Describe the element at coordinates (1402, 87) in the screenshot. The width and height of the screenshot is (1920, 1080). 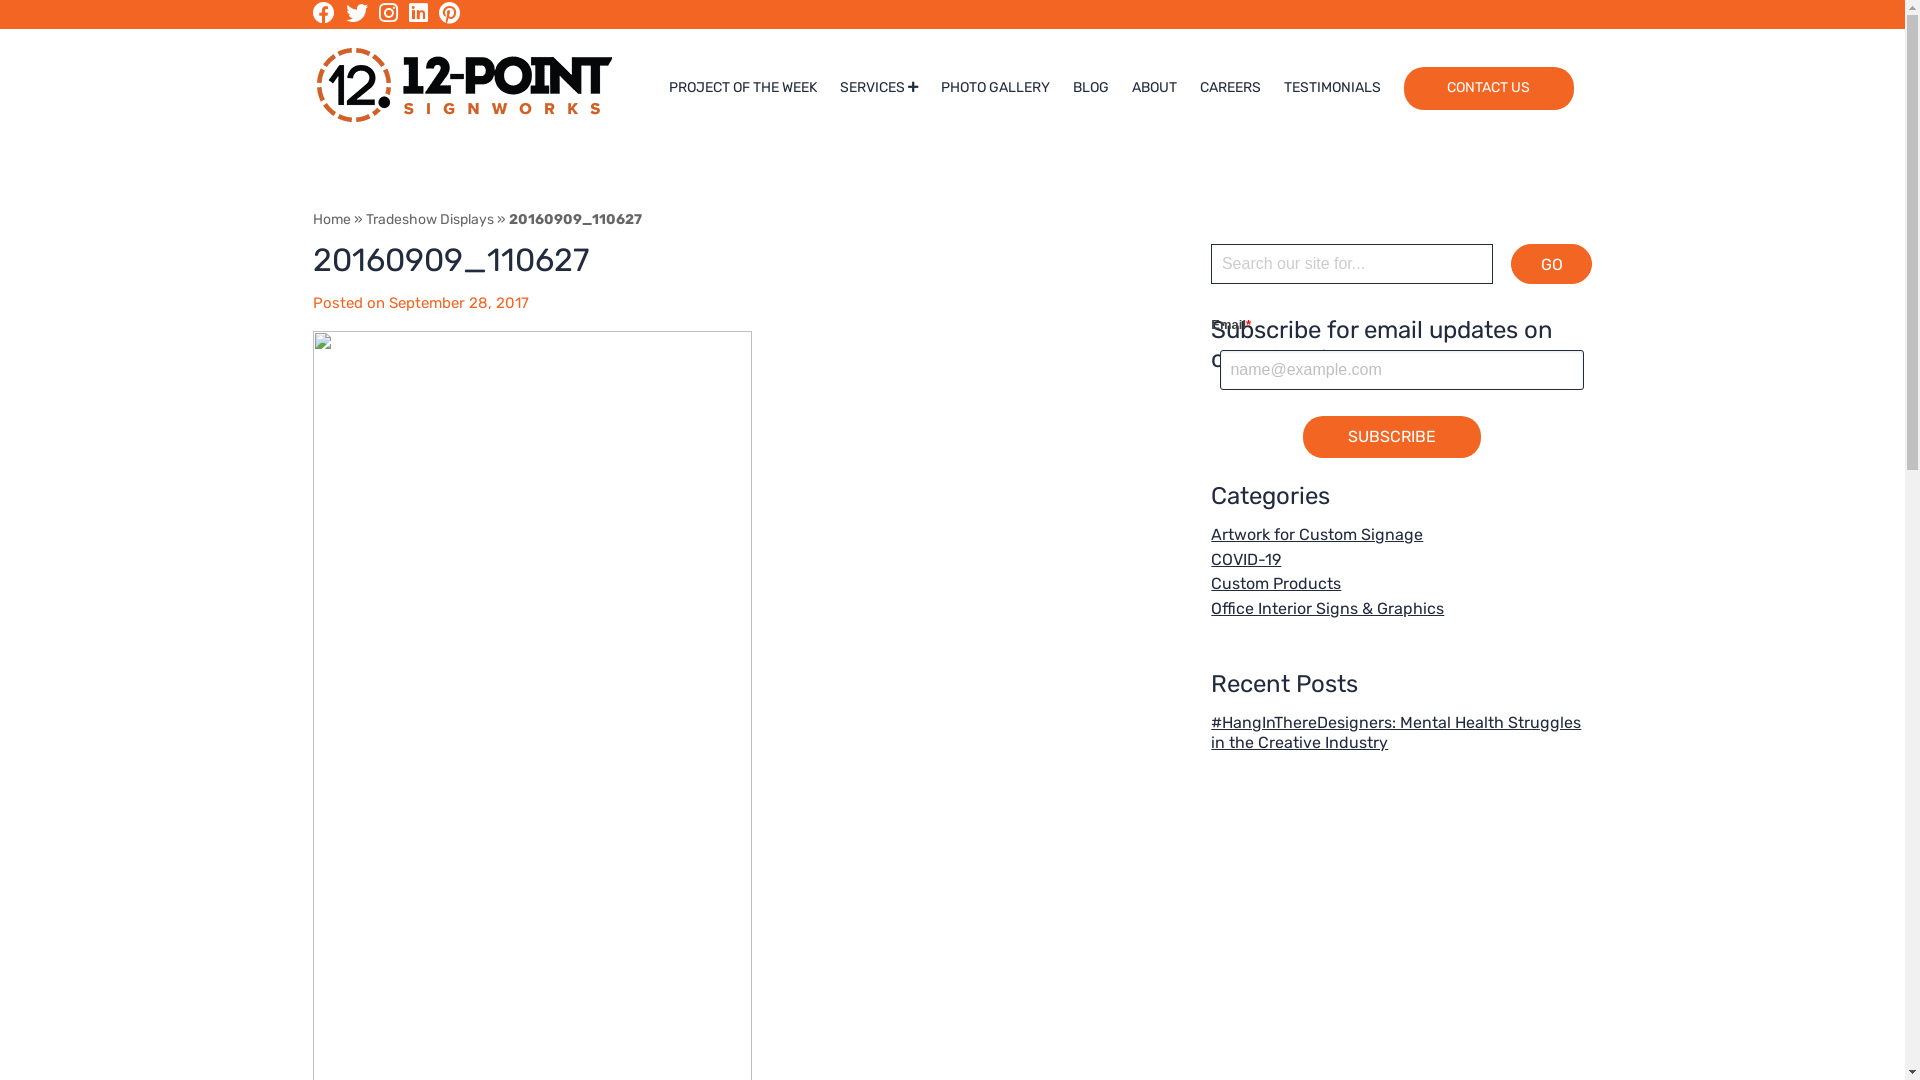
I see `'CONTACT US'` at that location.